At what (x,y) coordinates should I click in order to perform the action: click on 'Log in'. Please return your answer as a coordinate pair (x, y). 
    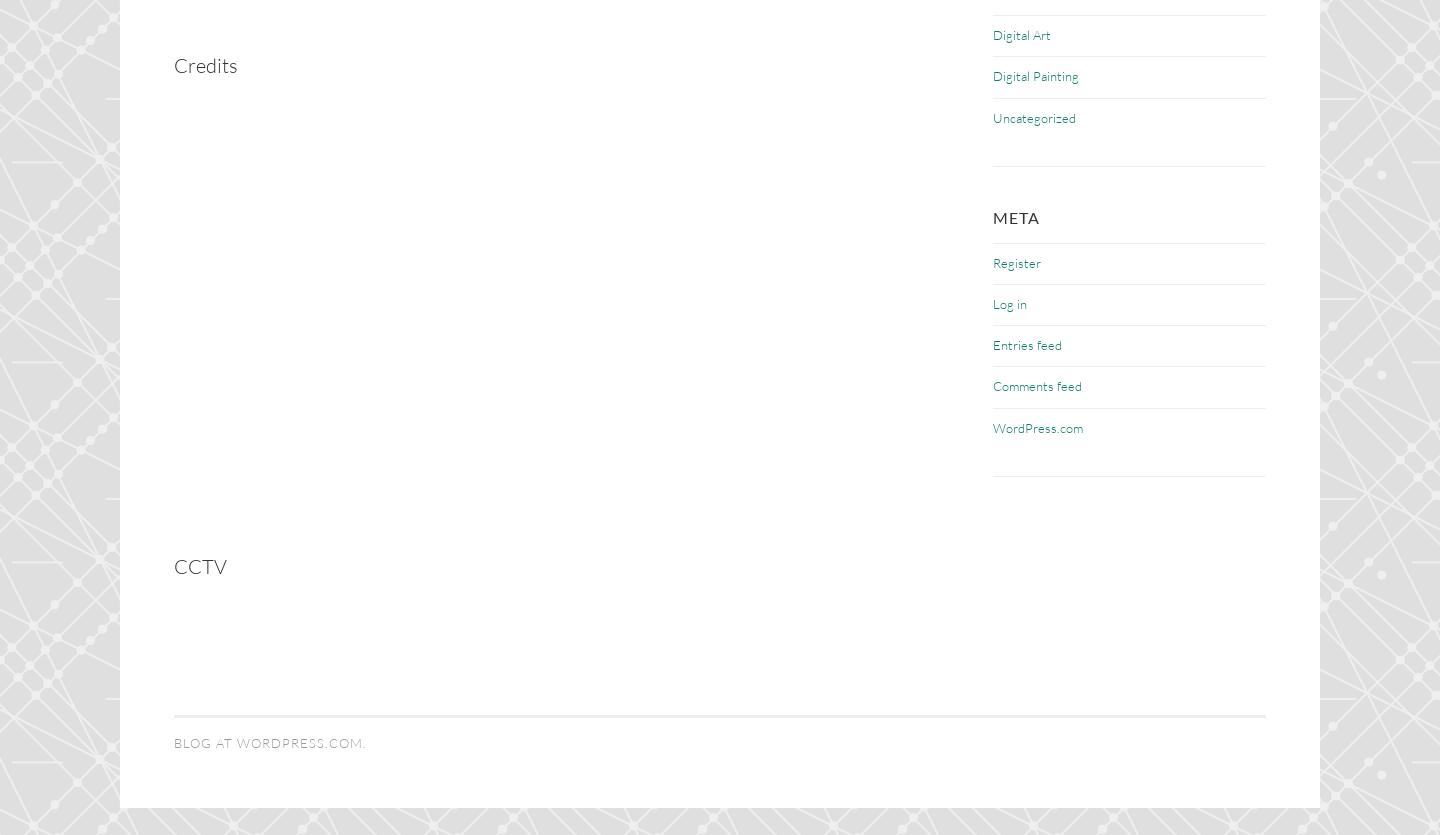
    Looking at the image, I should click on (1009, 303).